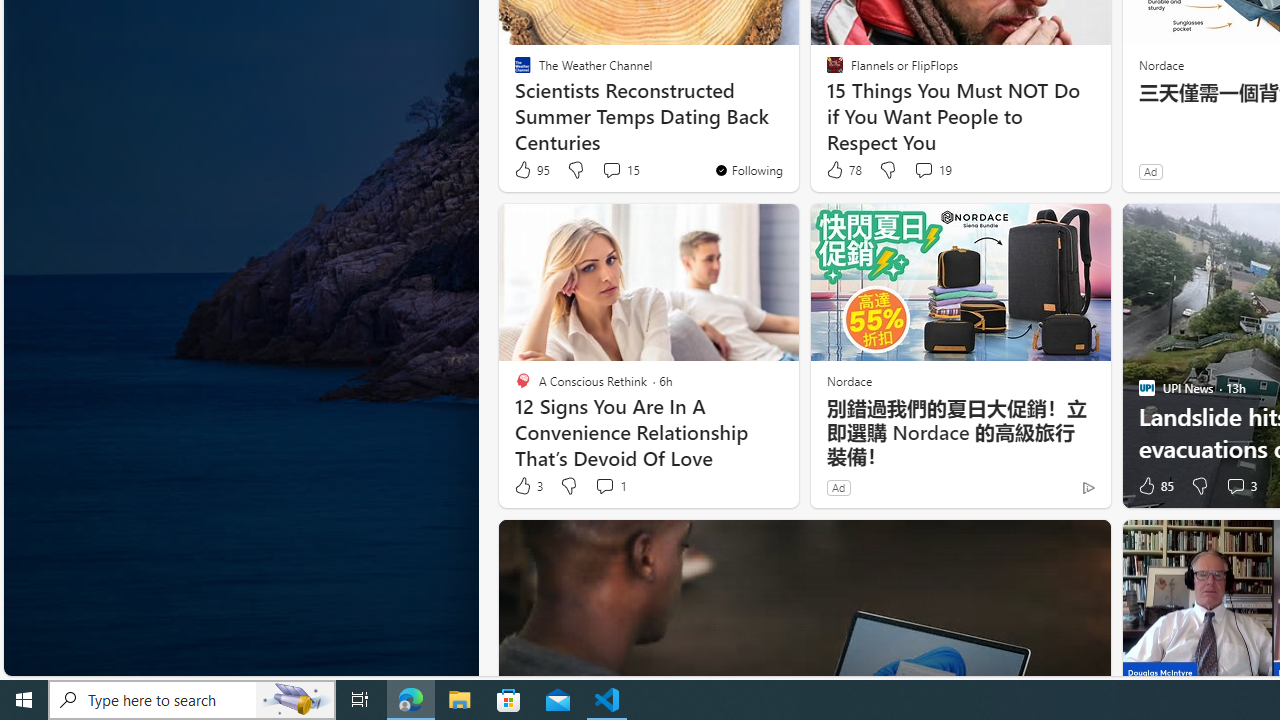 This screenshot has height=720, width=1280. What do you see at coordinates (603, 486) in the screenshot?
I see `'View comments 1 Comment'` at bounding box center [603, 486].